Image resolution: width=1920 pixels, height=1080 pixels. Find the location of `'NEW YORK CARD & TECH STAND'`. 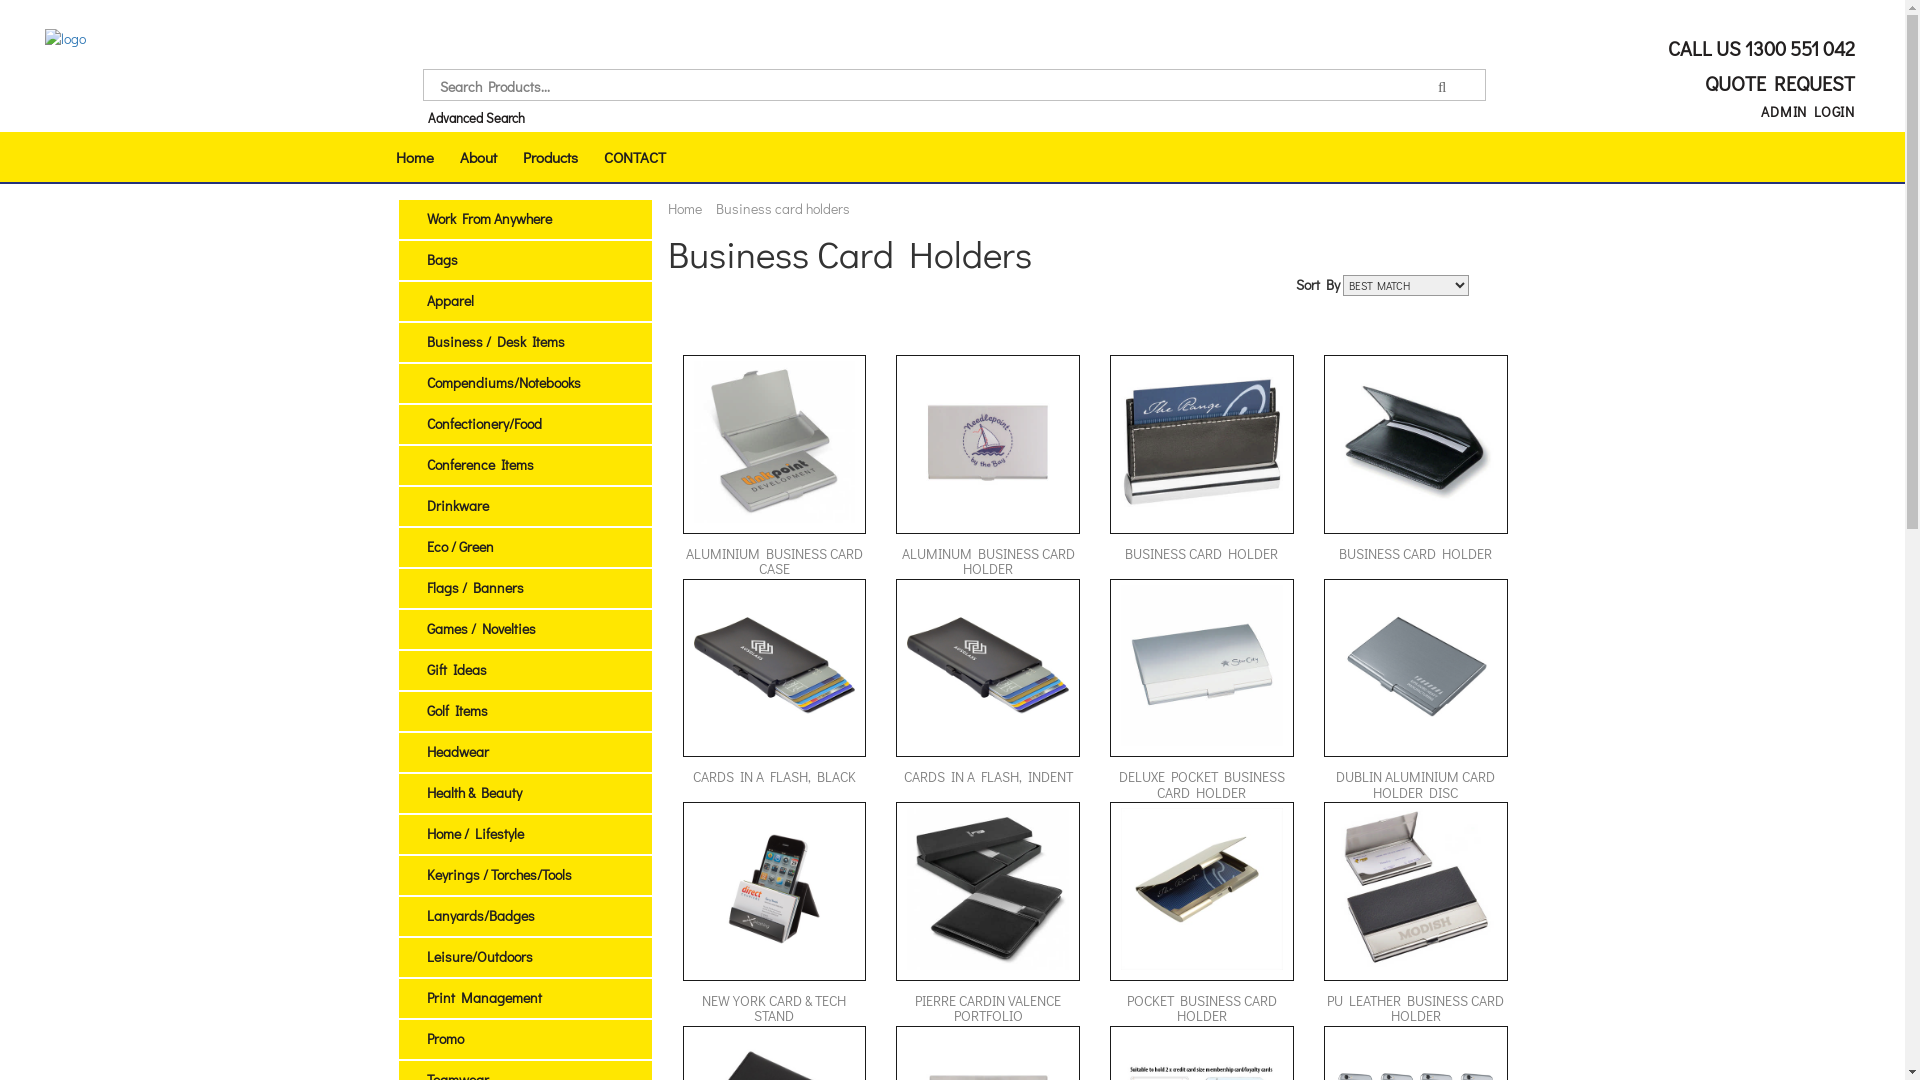

'NEW YORK CARD & TECH STAND' is located at coordinates (772, 914).